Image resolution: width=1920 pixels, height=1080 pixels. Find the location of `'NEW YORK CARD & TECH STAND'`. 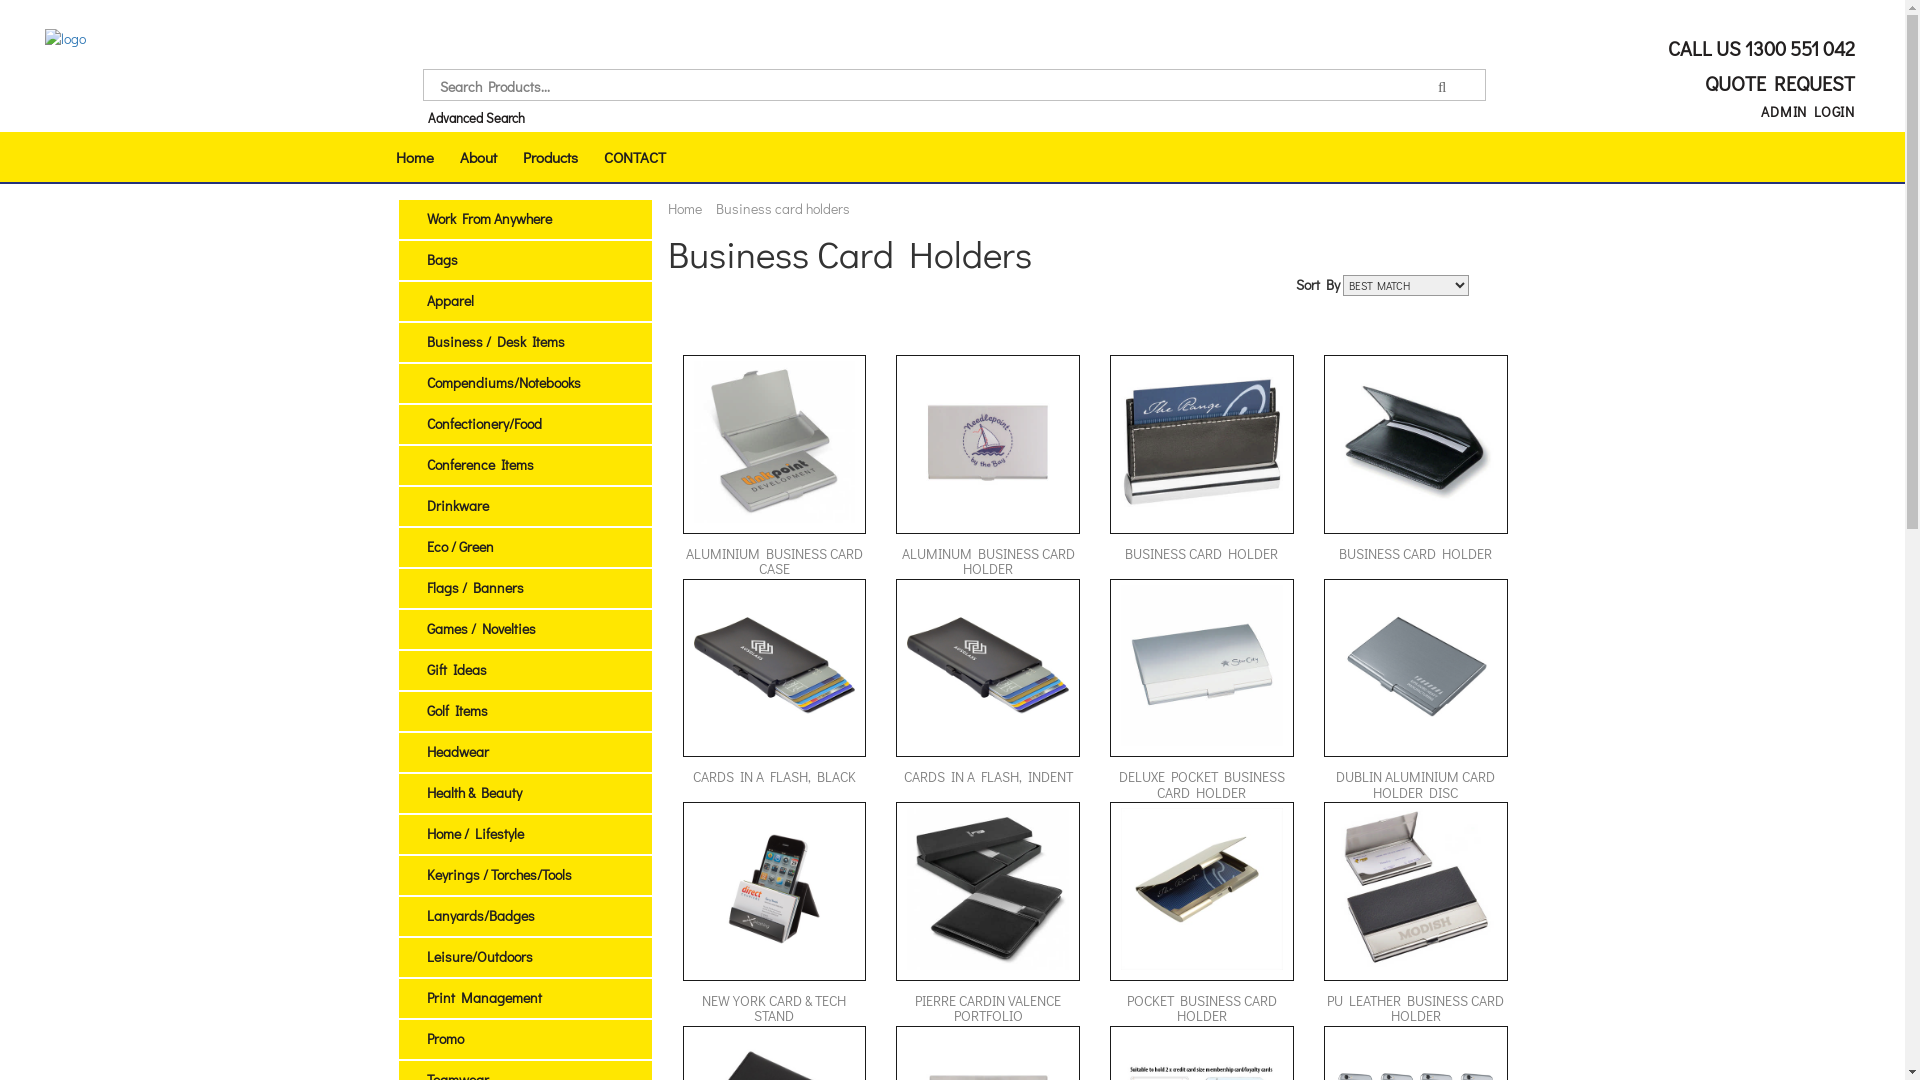

'NEW YORK CARD & TECH STAND' is located at coordinates (772, 914).